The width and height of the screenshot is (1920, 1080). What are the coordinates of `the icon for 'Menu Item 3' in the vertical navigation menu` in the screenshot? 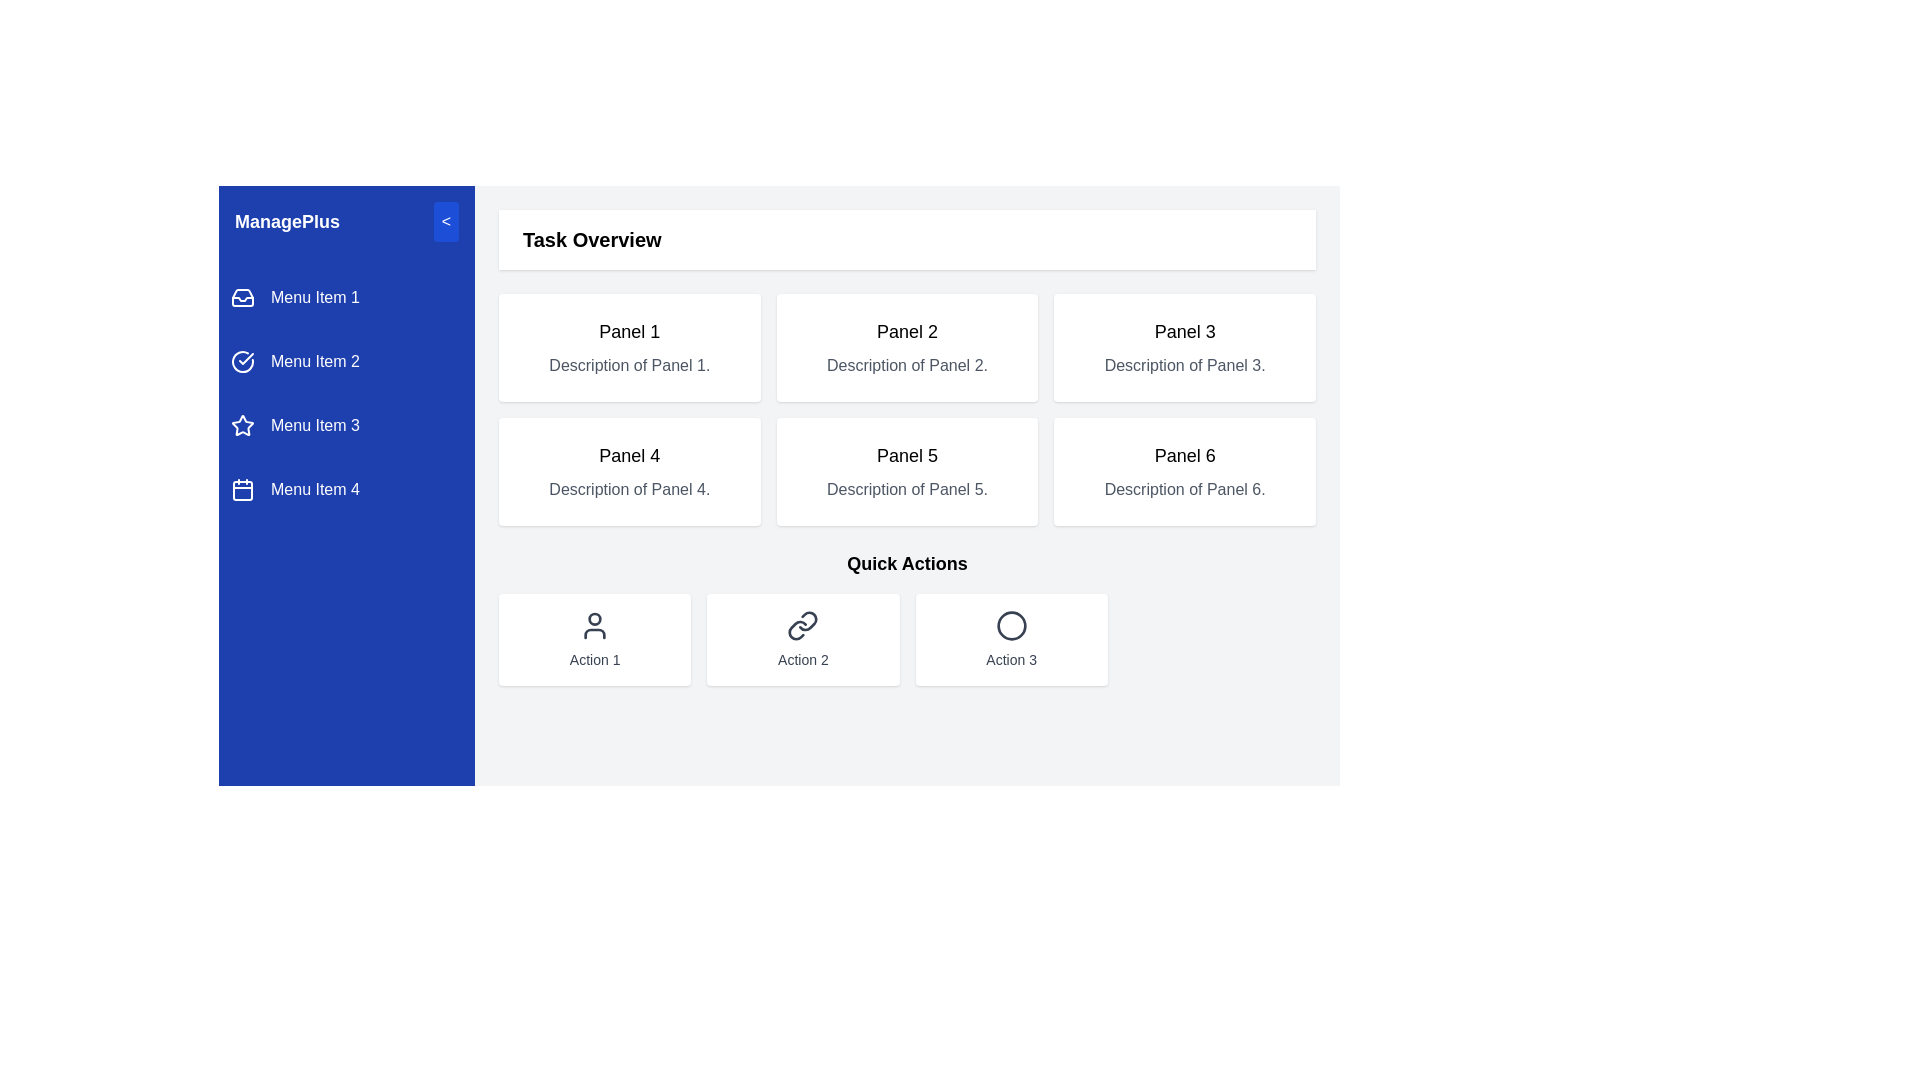 It's located at (242, 424).